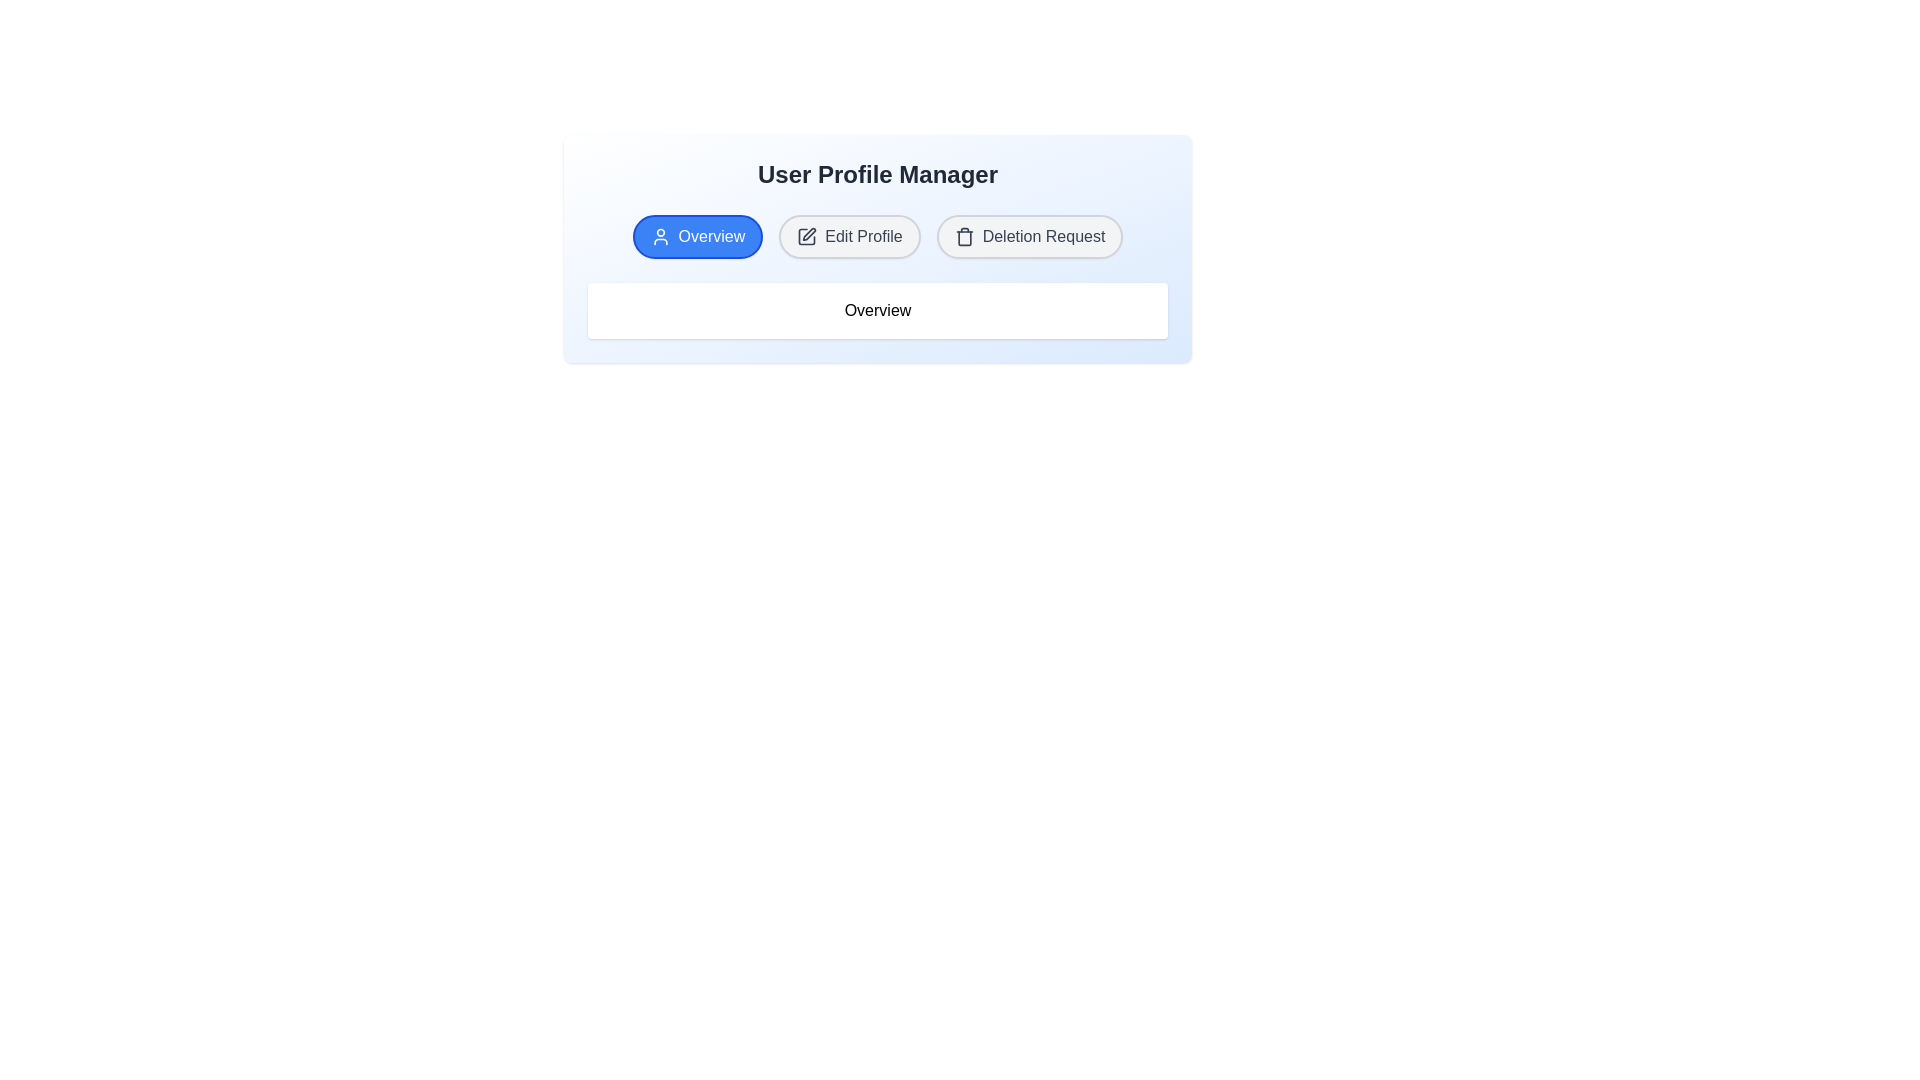 This screenshot has height=1080, width=1920. I want to click on the icon of the Overview tab, so click(660, 235).